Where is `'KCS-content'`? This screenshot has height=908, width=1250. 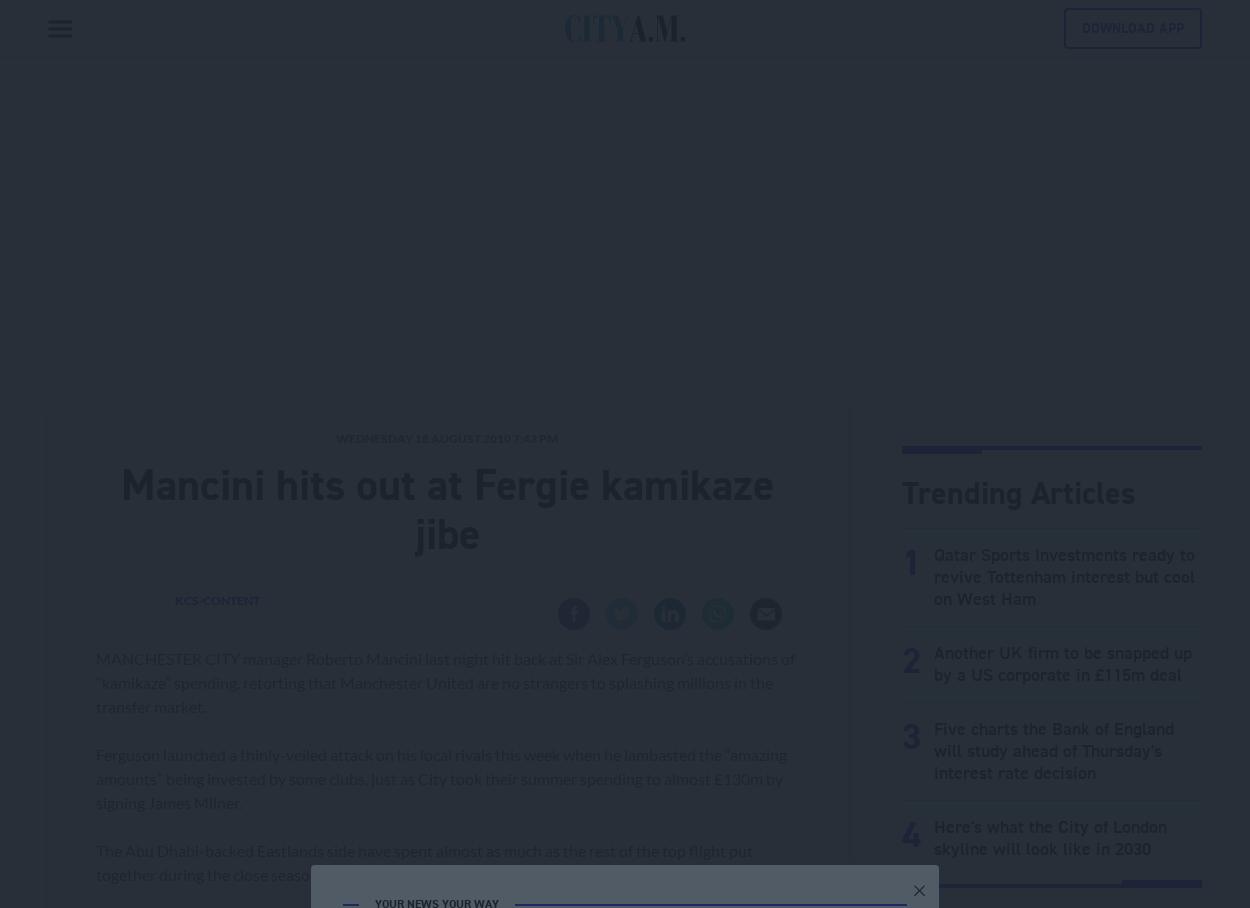 'KCS-content' is located at coordinates (216, 599).